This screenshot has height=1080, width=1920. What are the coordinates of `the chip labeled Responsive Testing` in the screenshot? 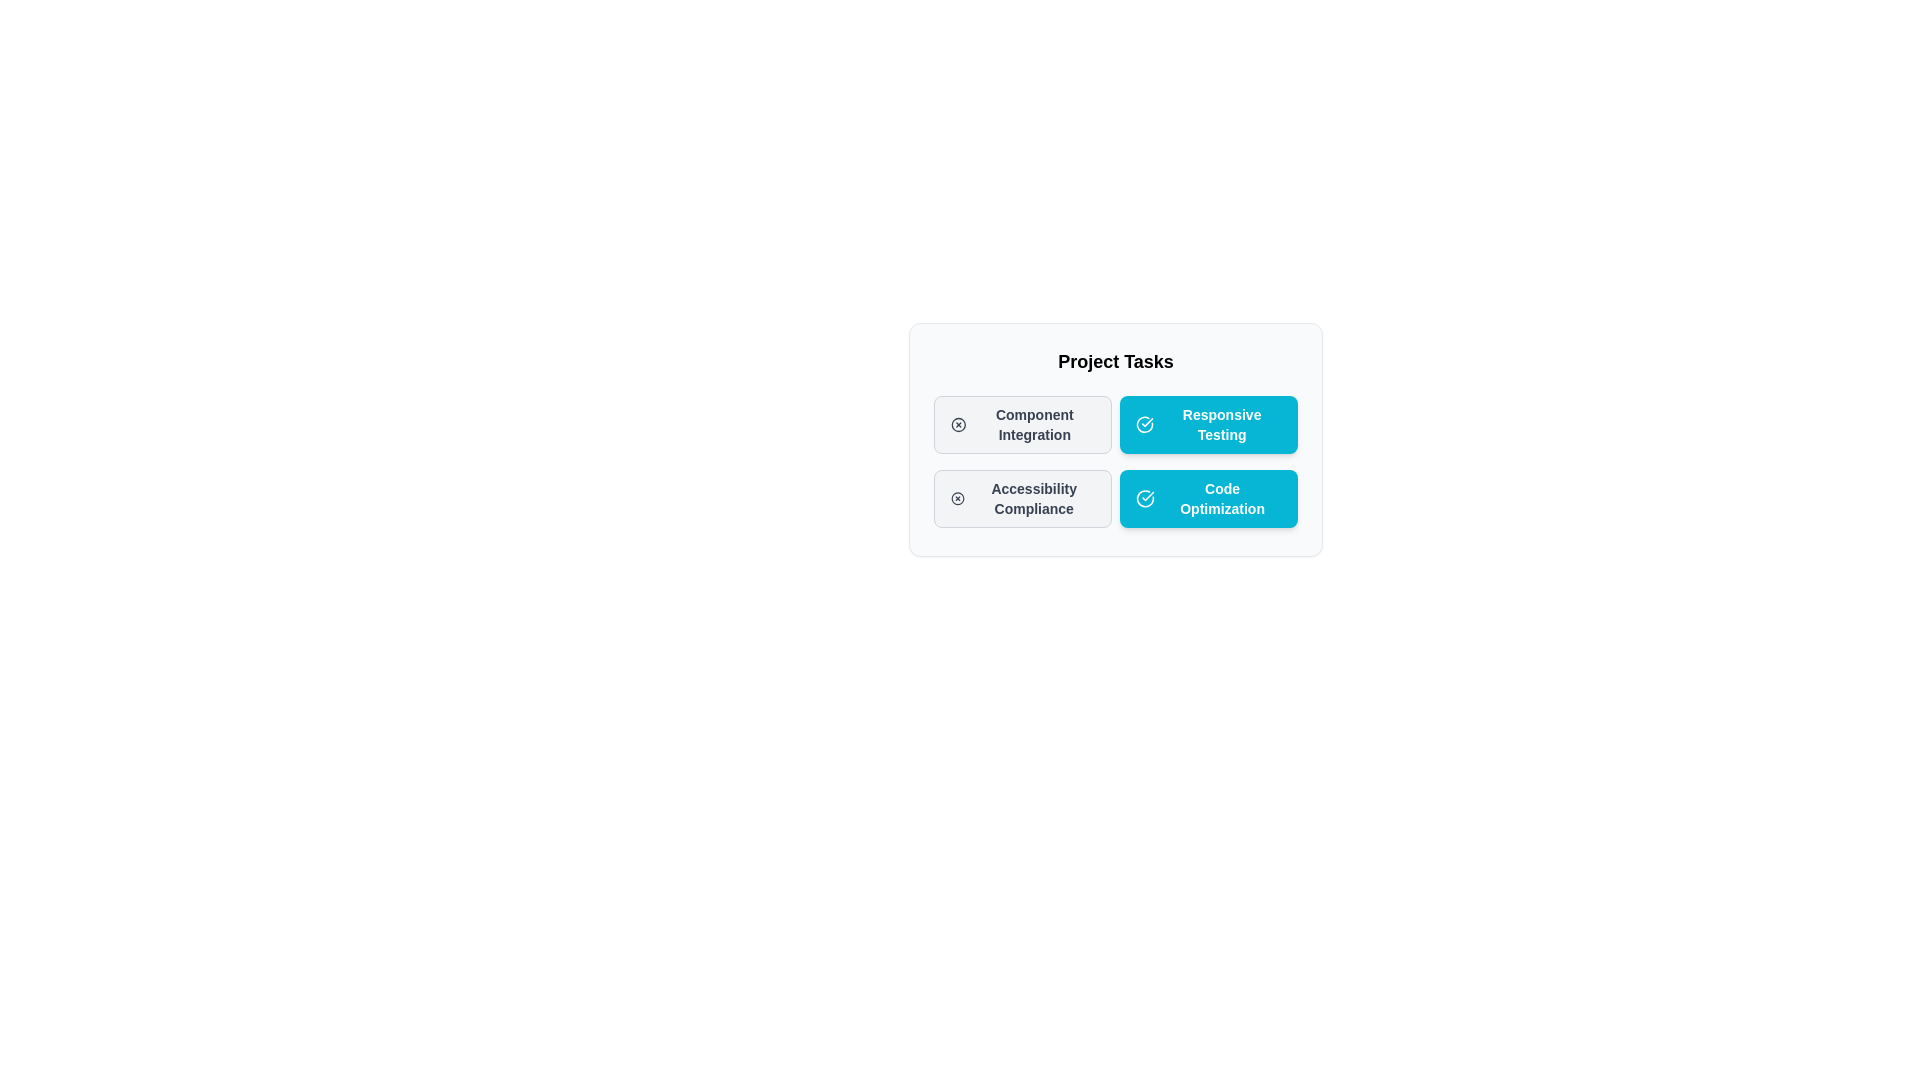 It's located at (1208, 423).